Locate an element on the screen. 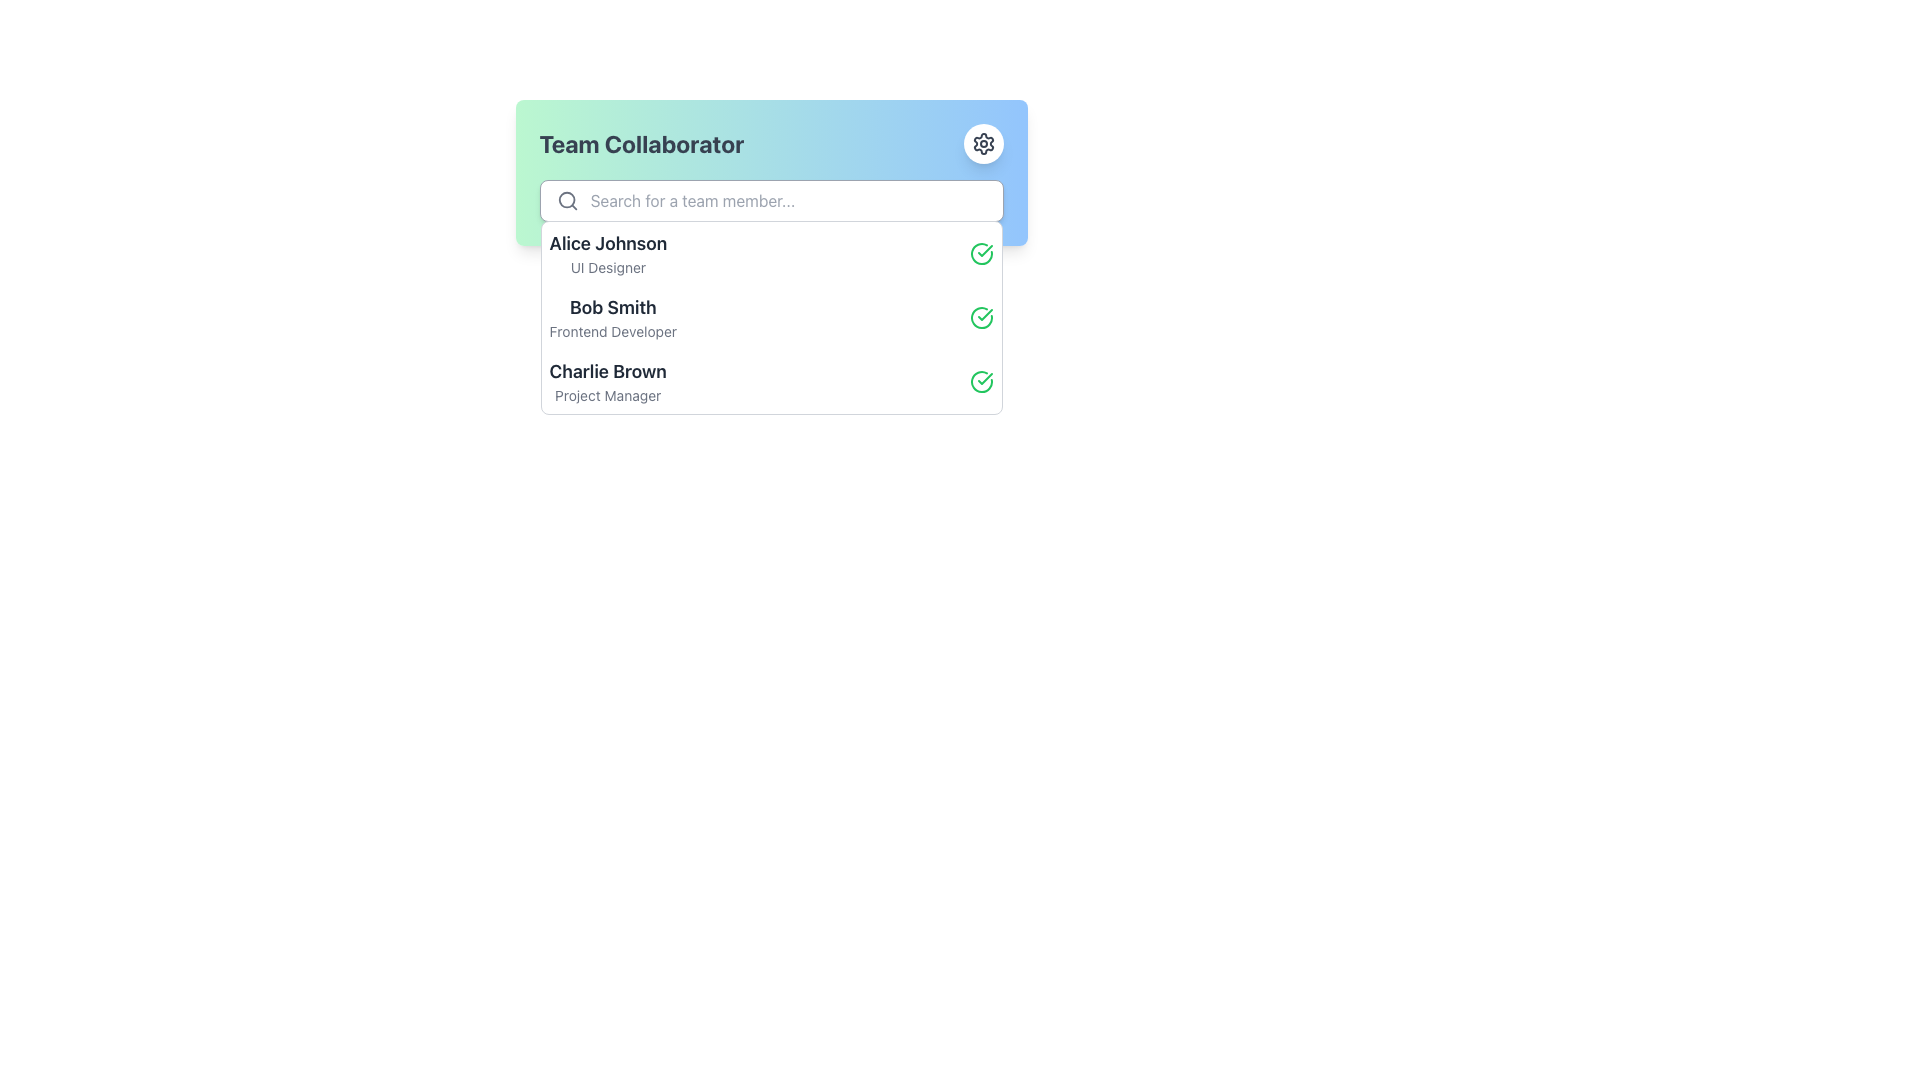 Image resolution: width=1920 pixels, height=1080 pixels. the text label displaying the name 'Bob Smith' is located at coordinates (612, 308).